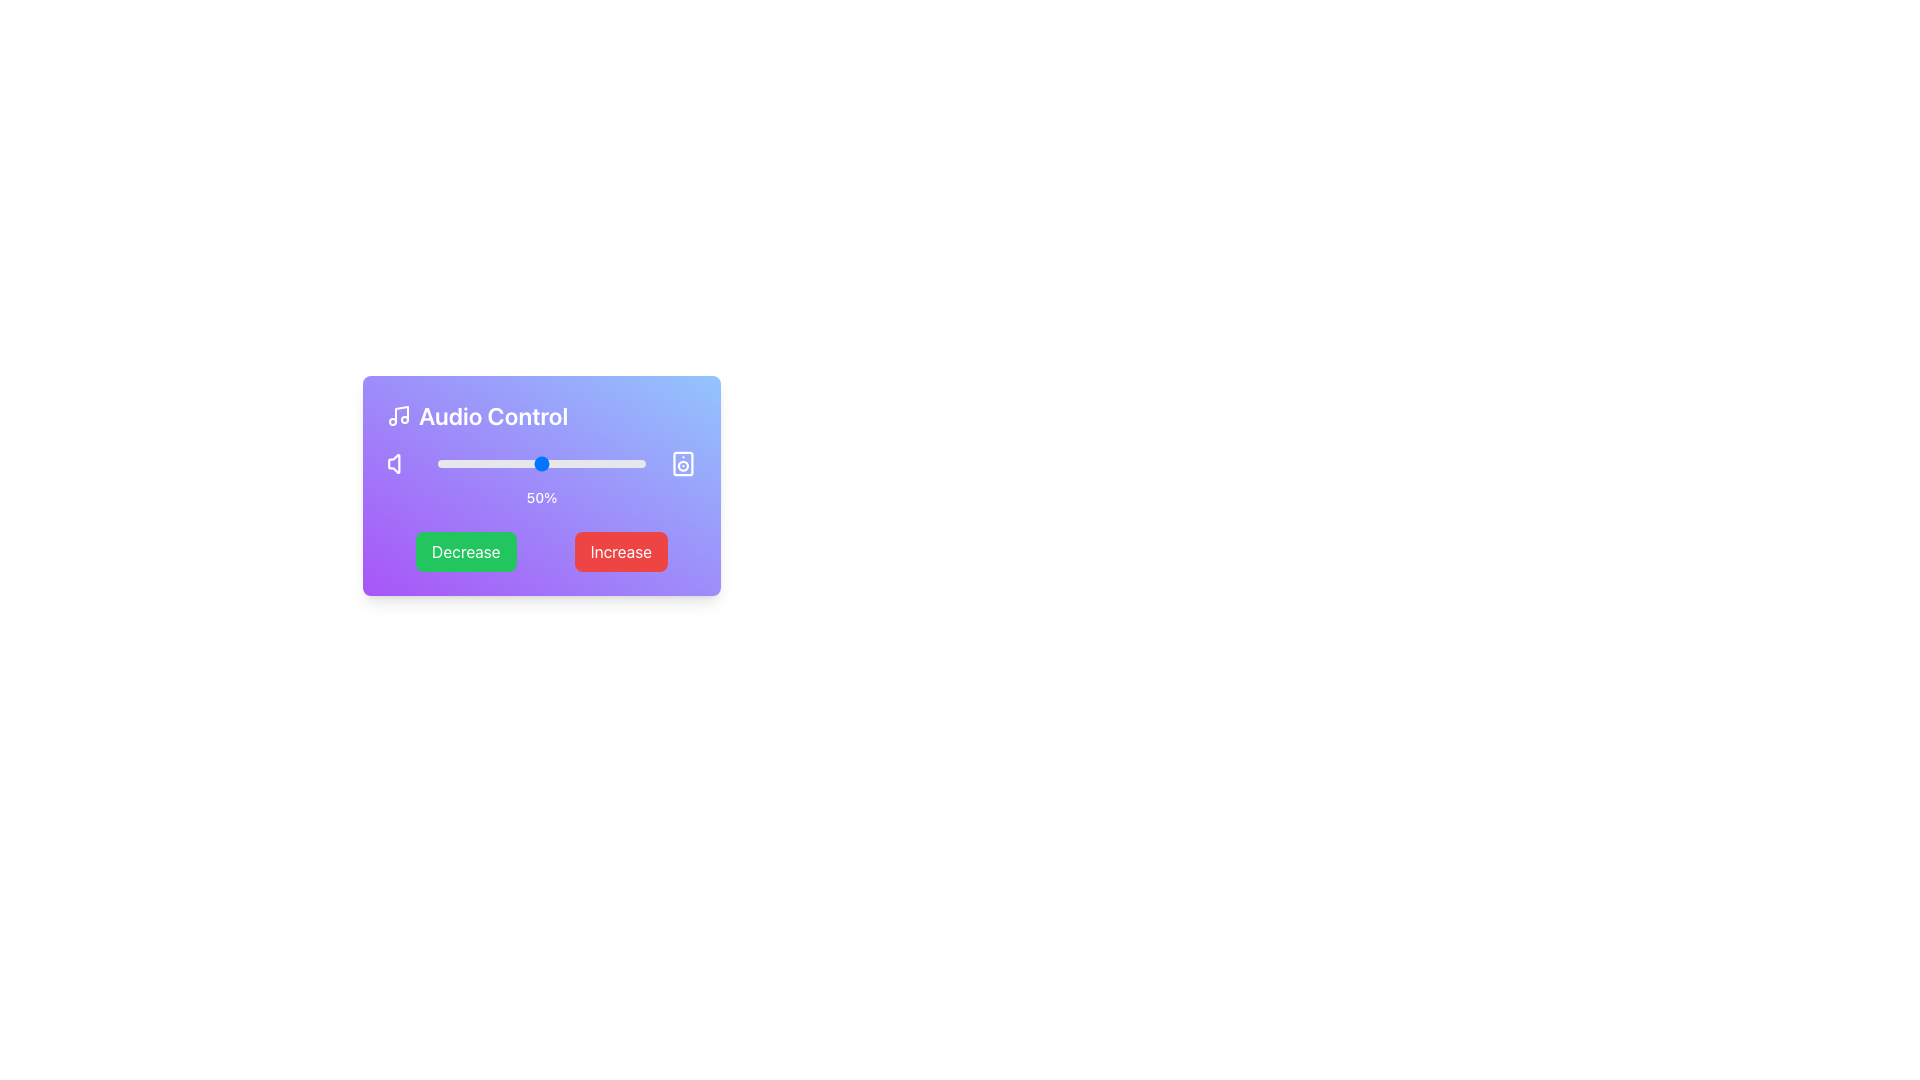 Image resolution: width=1920 pixels, height=1080 pixels. I want to click on the slider, so click(611, 463).